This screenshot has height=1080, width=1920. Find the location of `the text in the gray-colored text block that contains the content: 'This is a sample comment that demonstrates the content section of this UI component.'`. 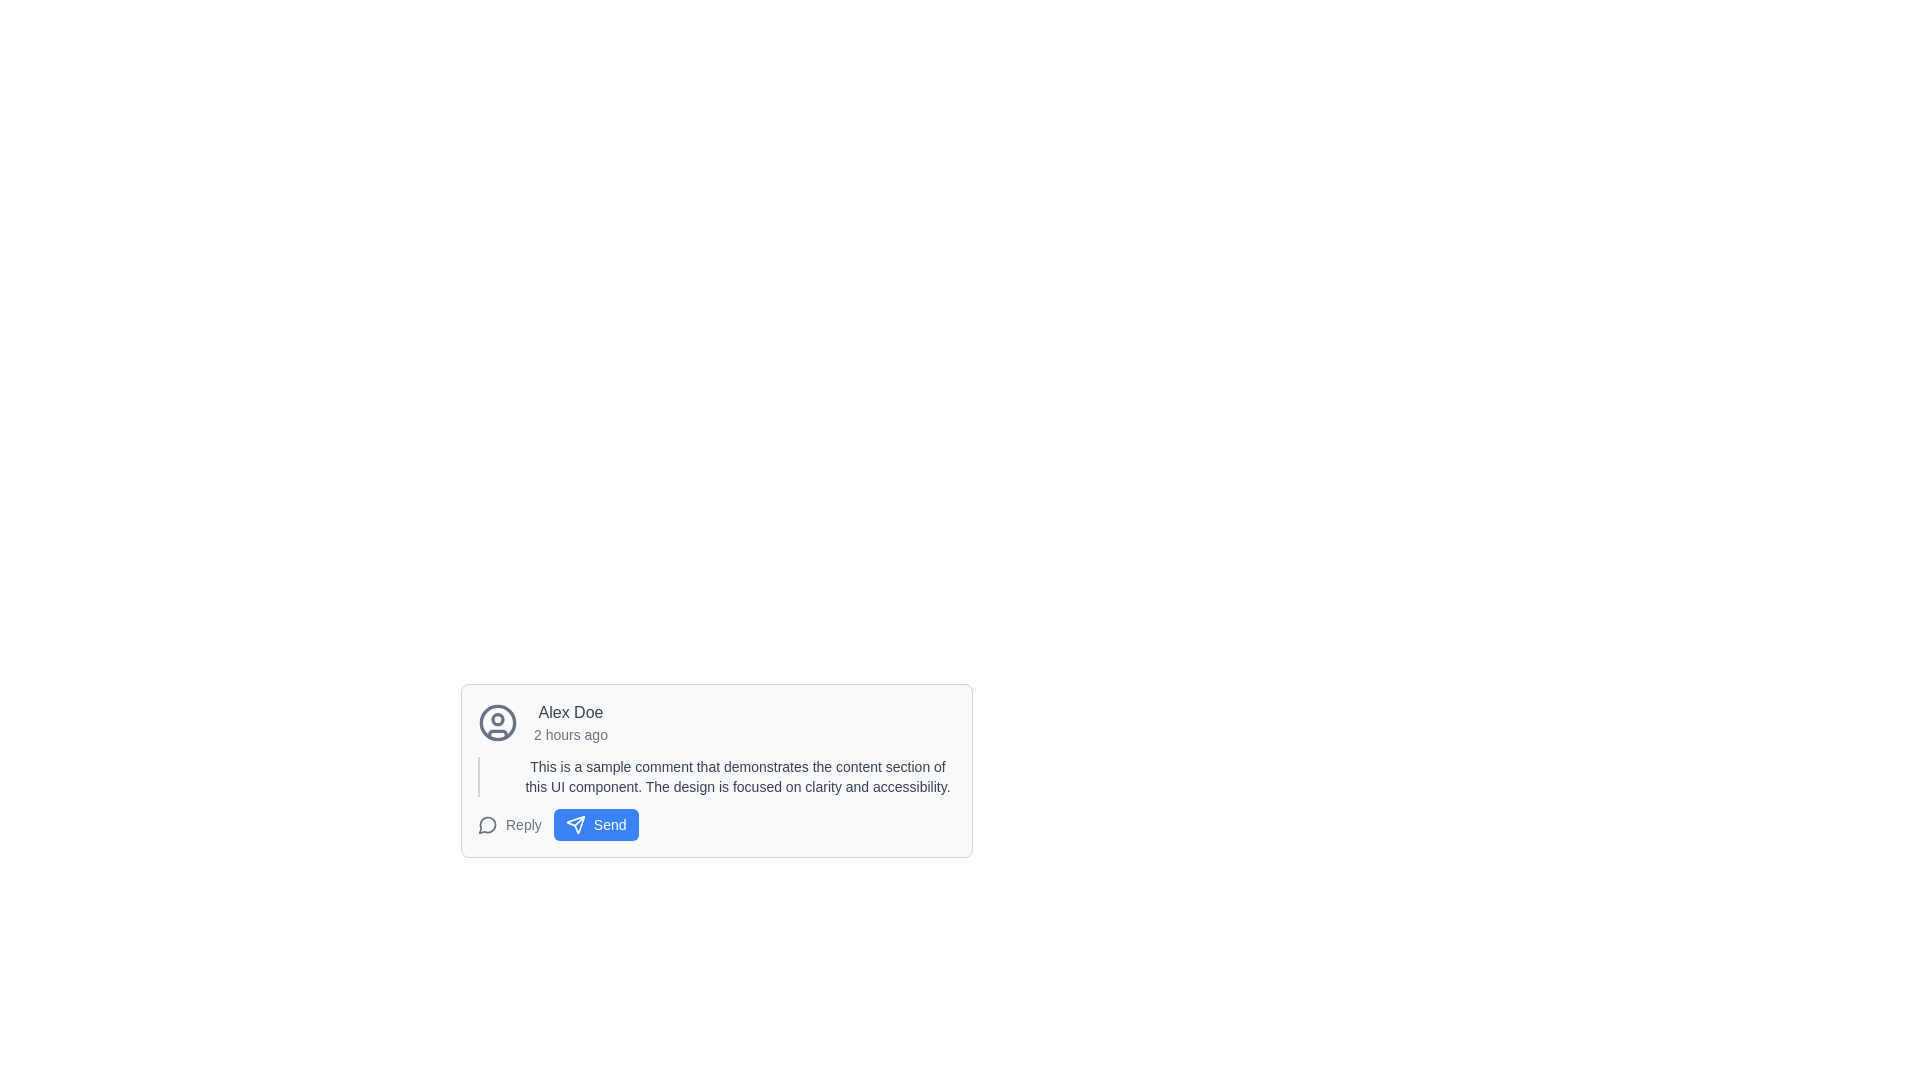

the text in the gray-colored text block that contains the content: 'This is a sample comment that demonstrates the content section of this UI component.' is located at coordinates (737, 775).